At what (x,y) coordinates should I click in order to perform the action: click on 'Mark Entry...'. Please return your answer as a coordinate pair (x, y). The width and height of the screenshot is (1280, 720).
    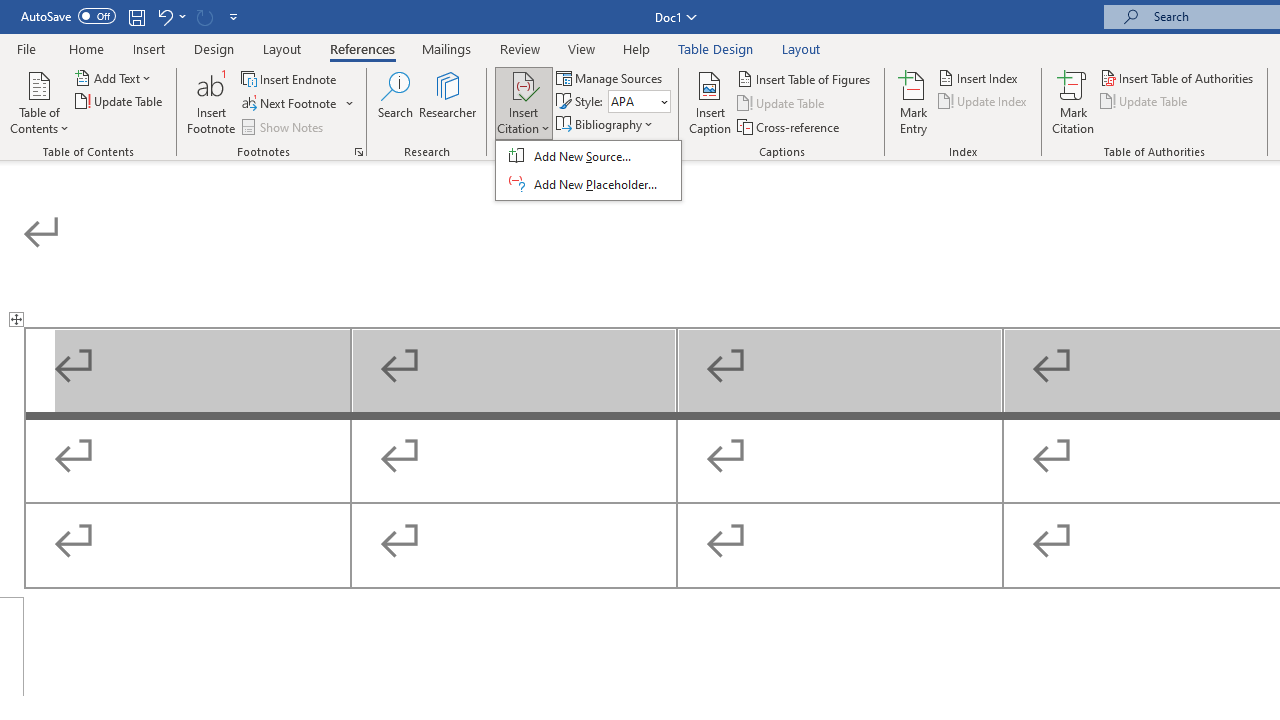
    Looking at the image, I should click on (912, 103).